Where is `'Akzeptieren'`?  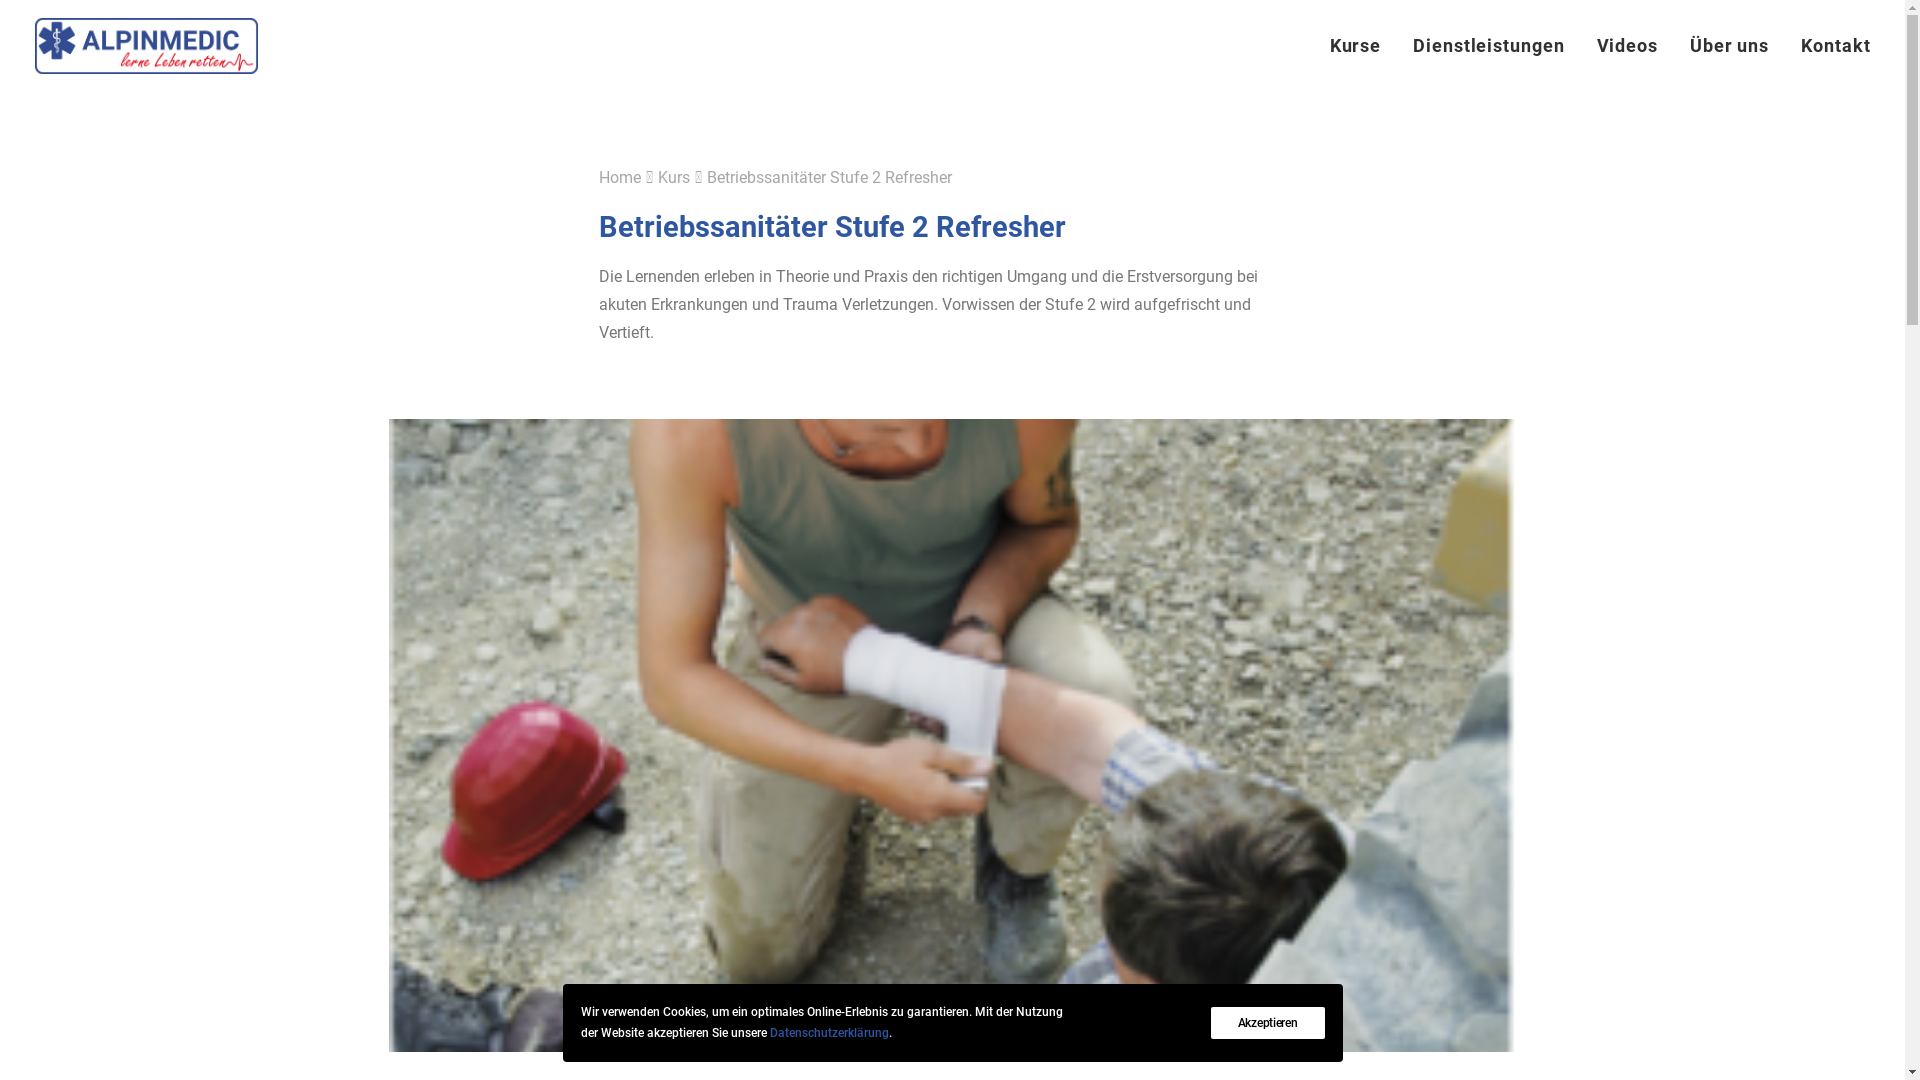
'Akzeptieren' is located at coordinates (1266, 1022).